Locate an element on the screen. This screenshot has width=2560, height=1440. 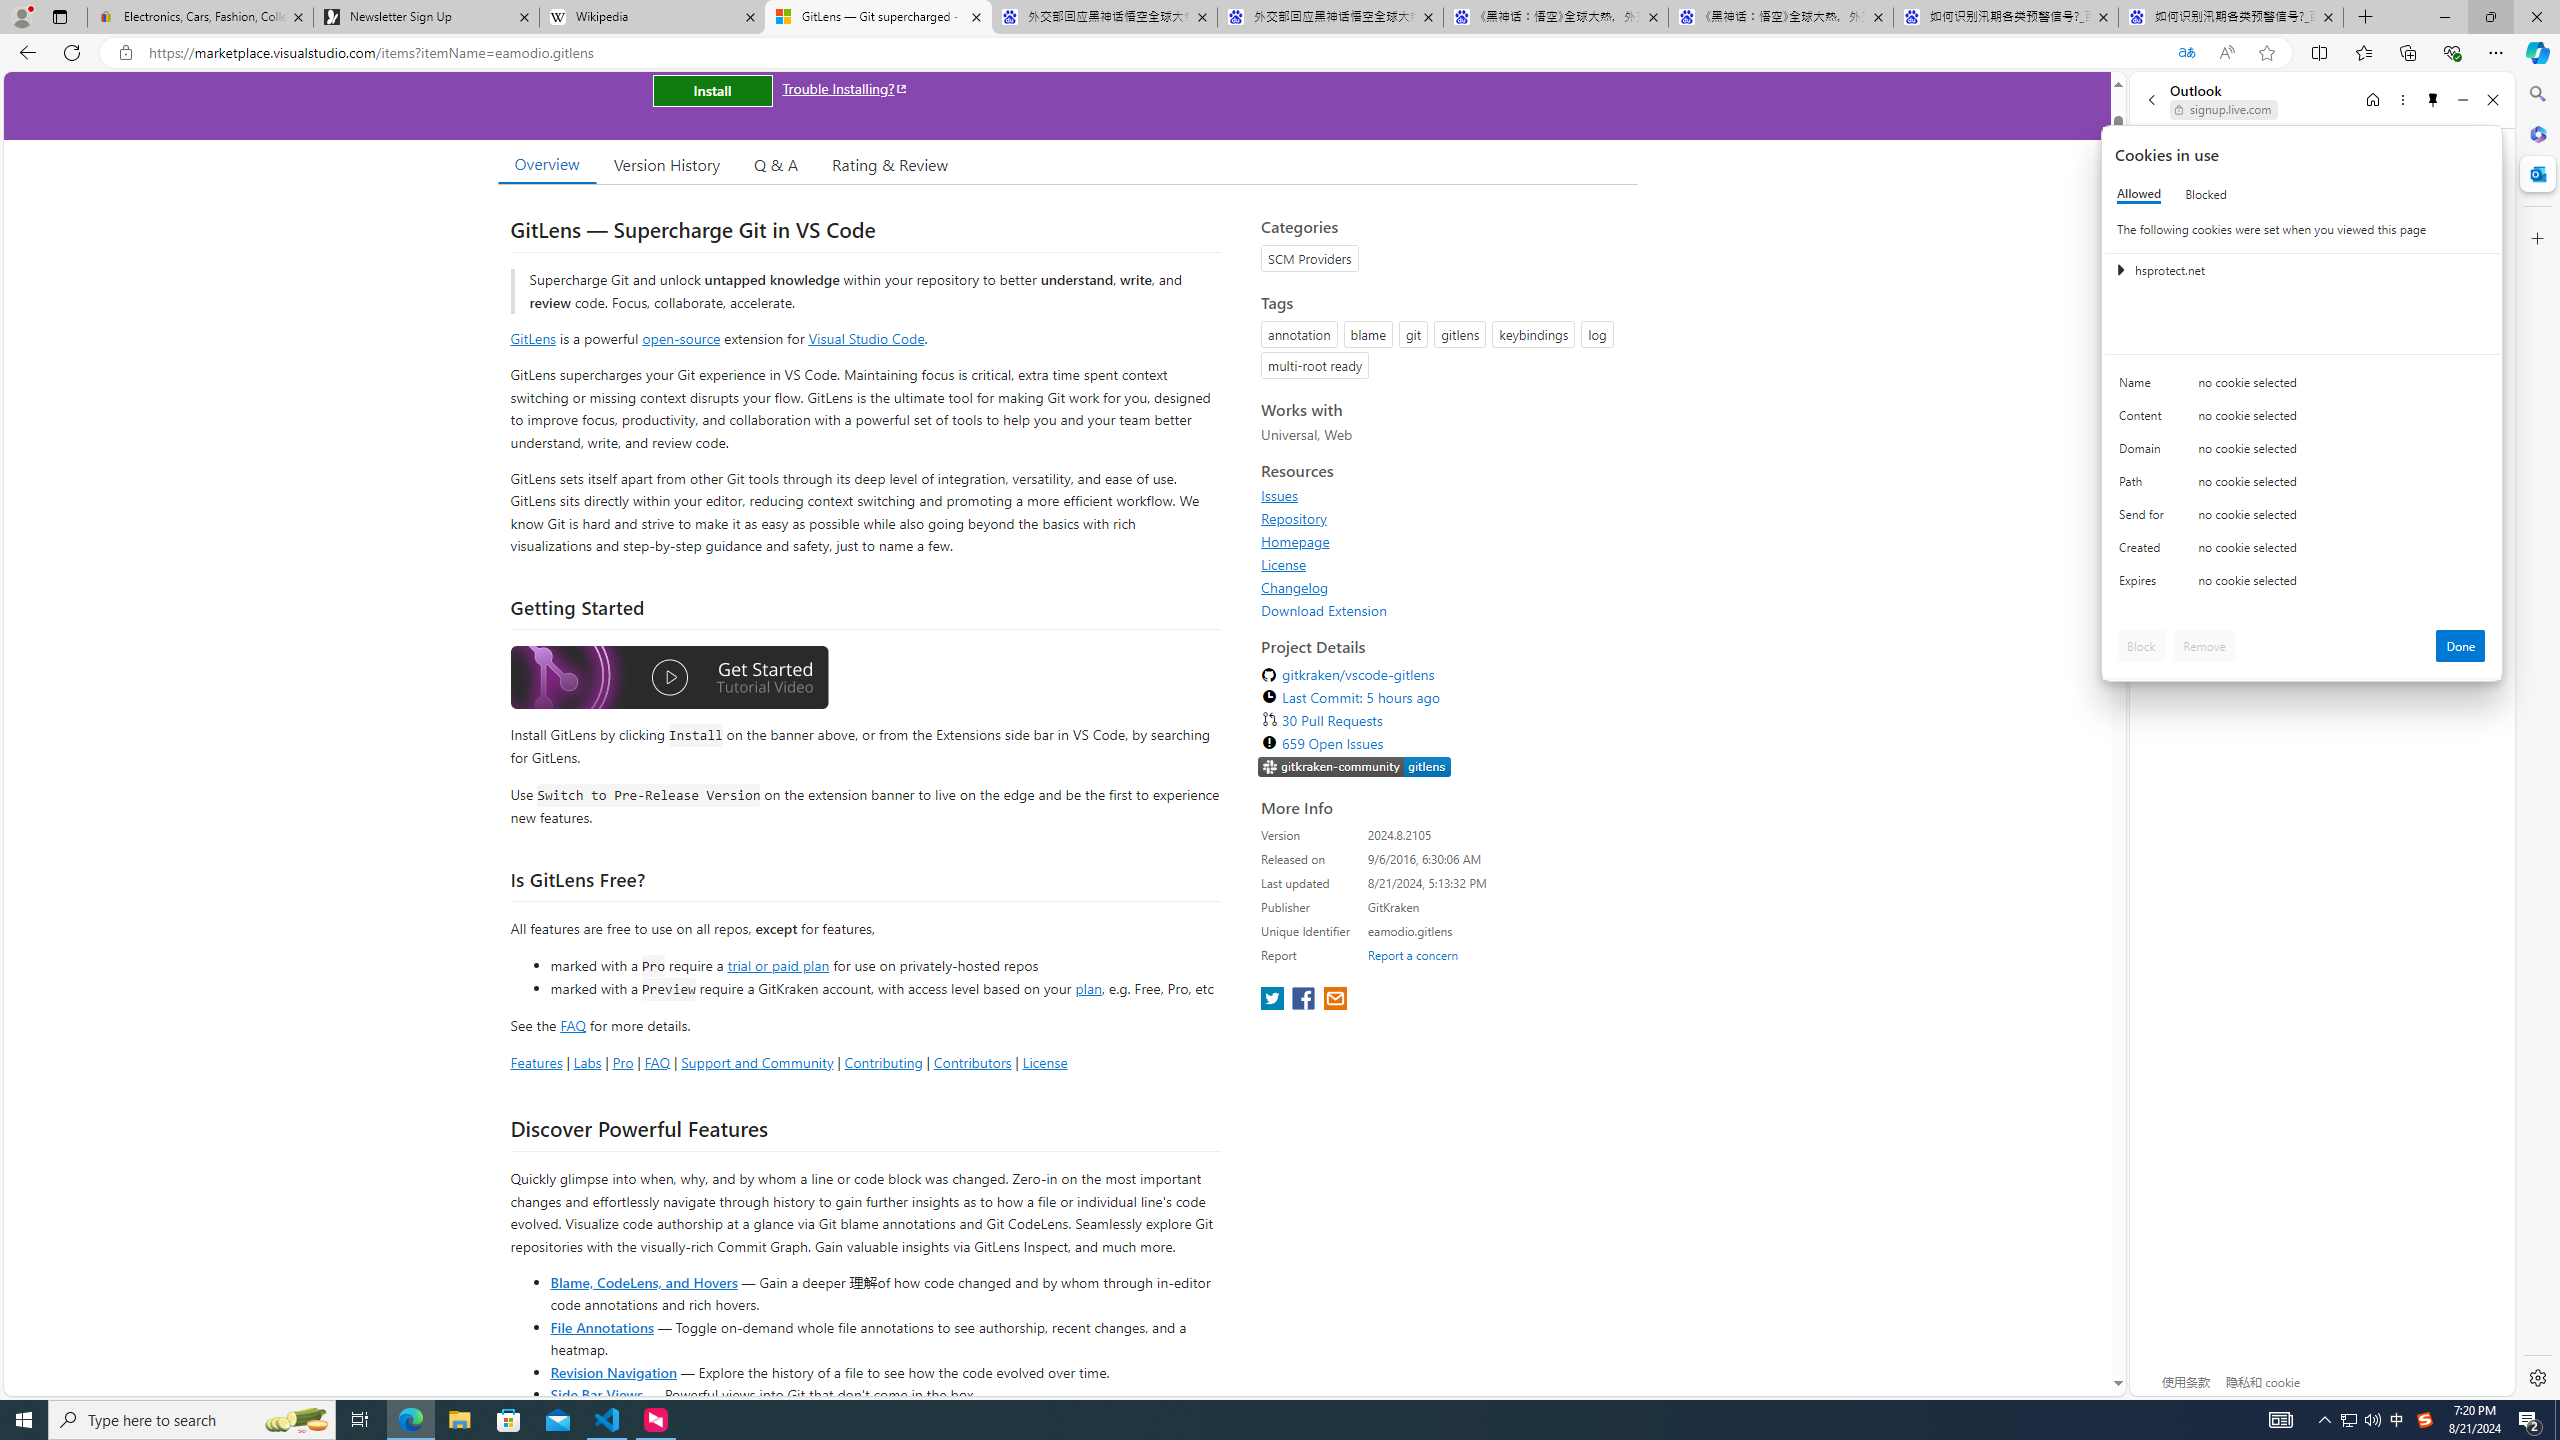
'Domain' is located at coordinates (2144, 452).